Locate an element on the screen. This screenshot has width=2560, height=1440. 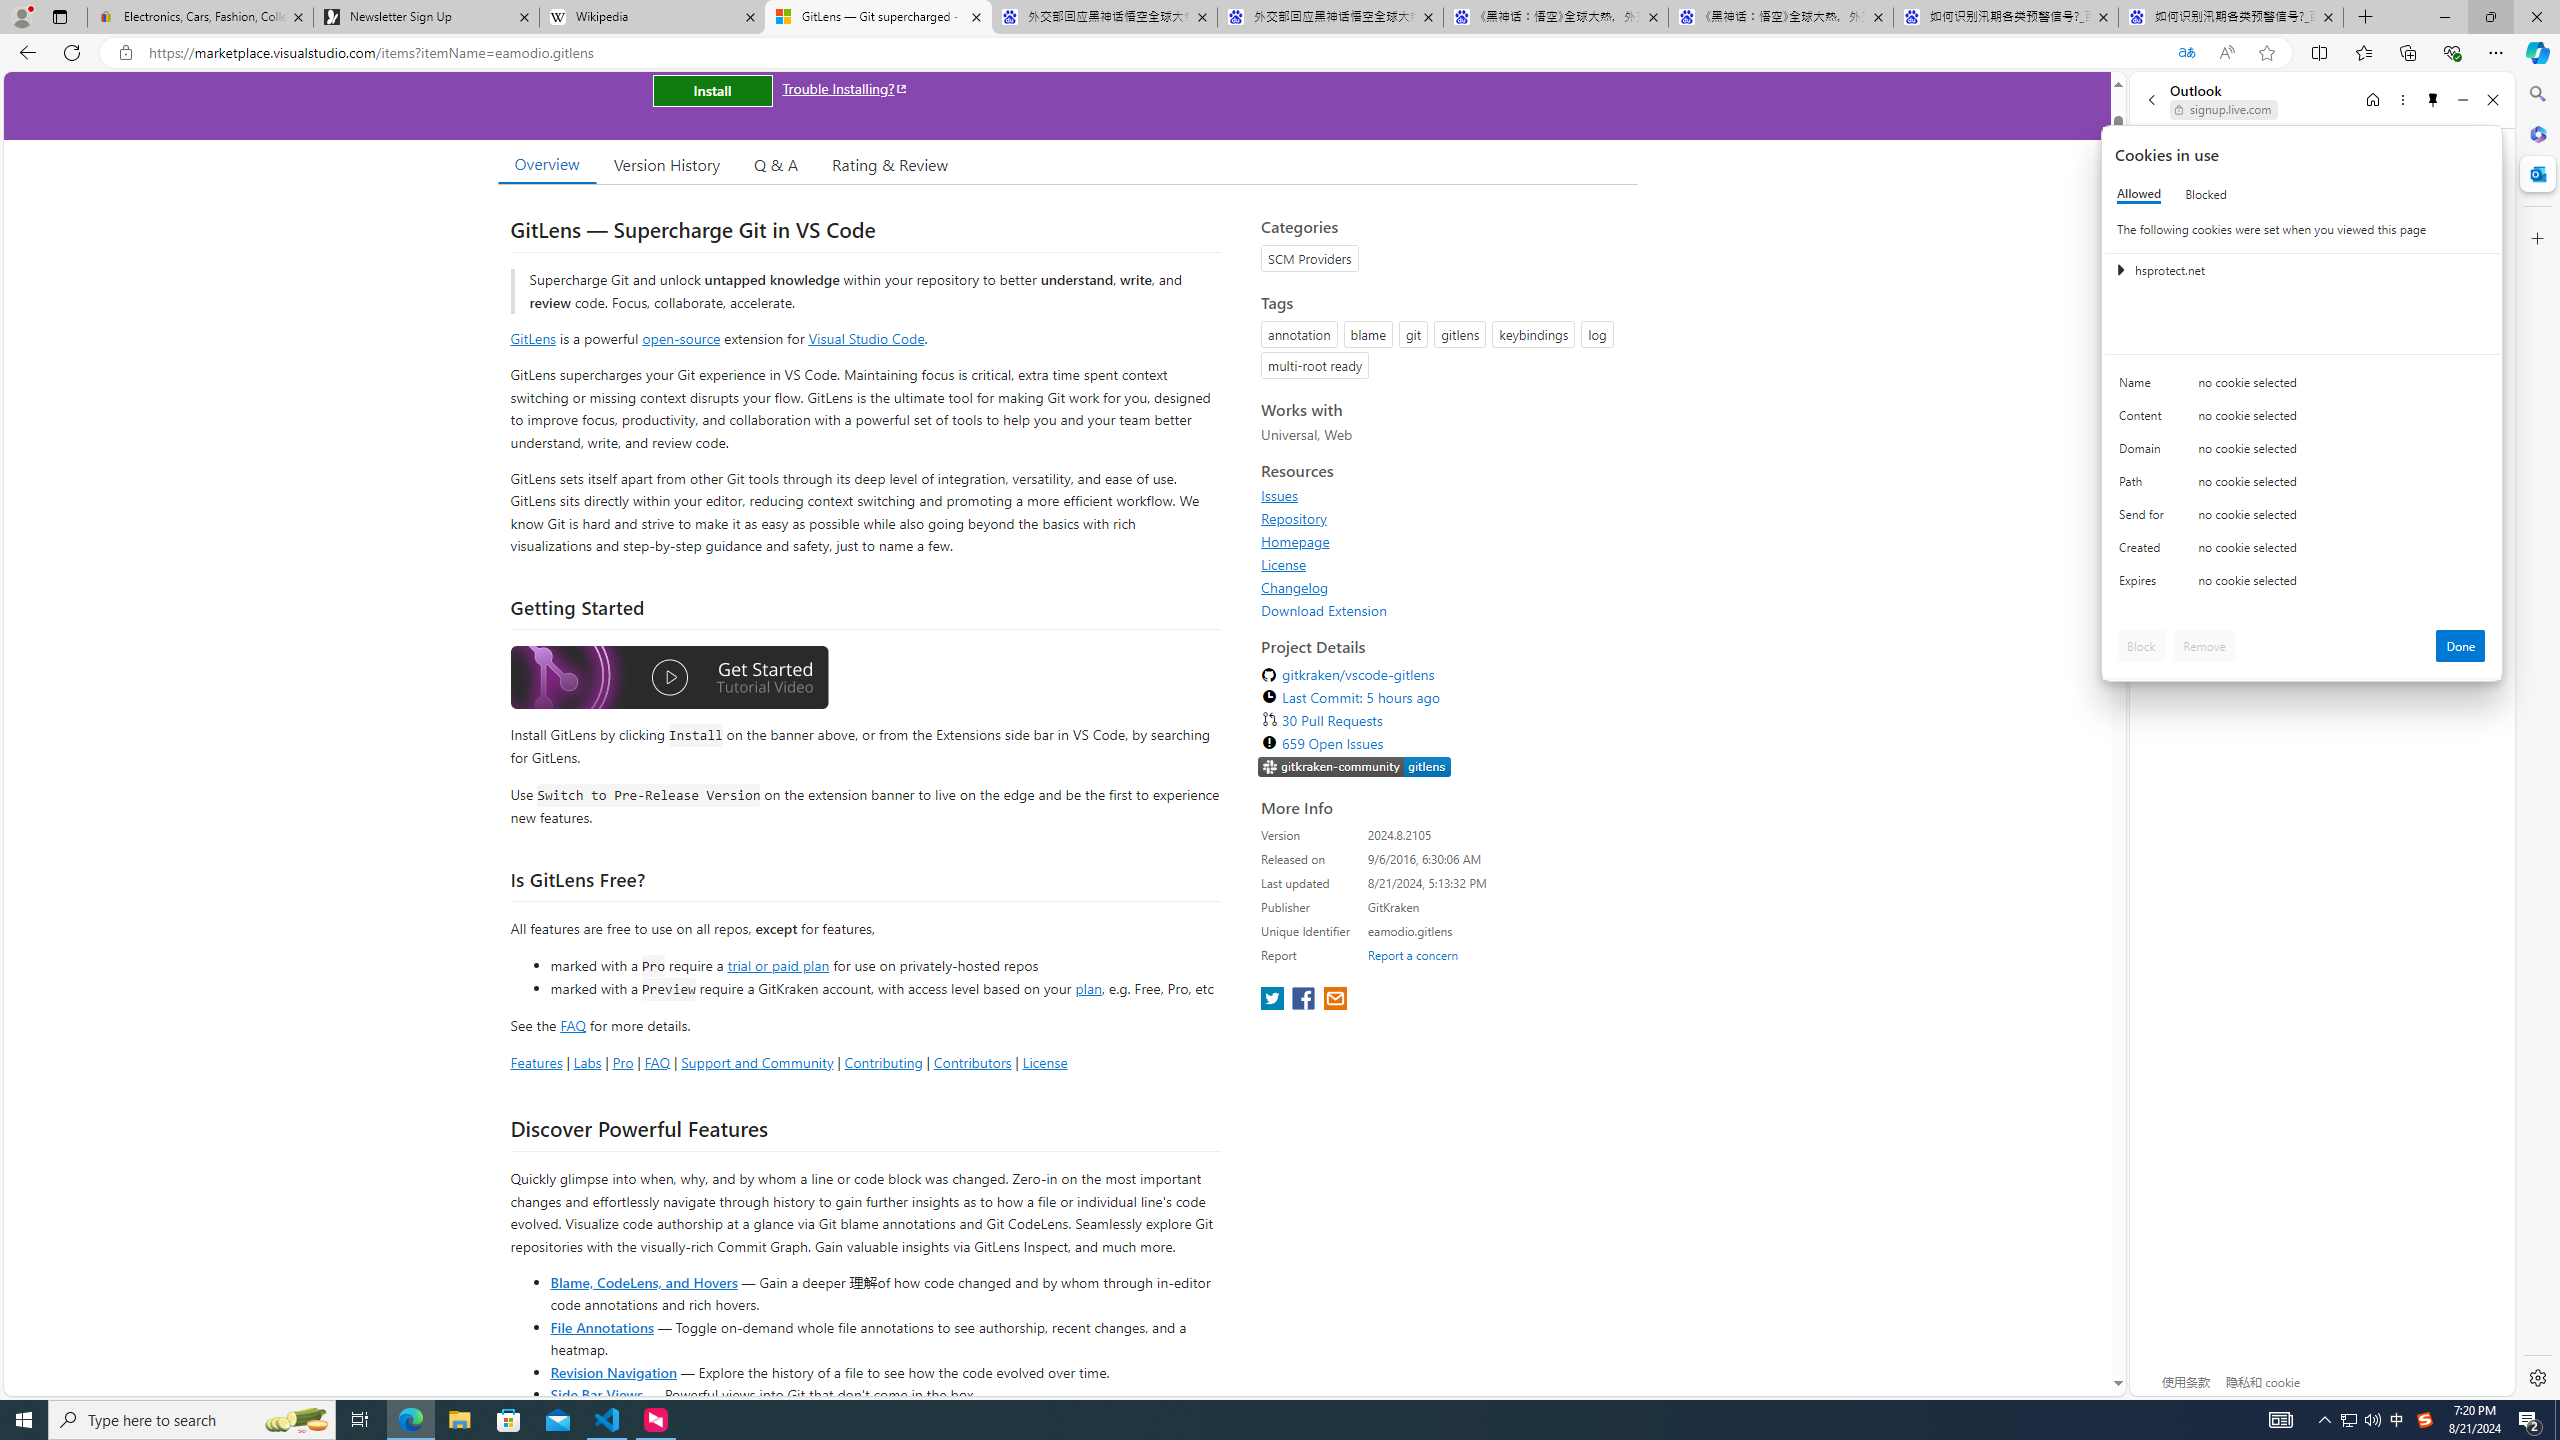
'Domain' is located at coordinates (2144, 452).